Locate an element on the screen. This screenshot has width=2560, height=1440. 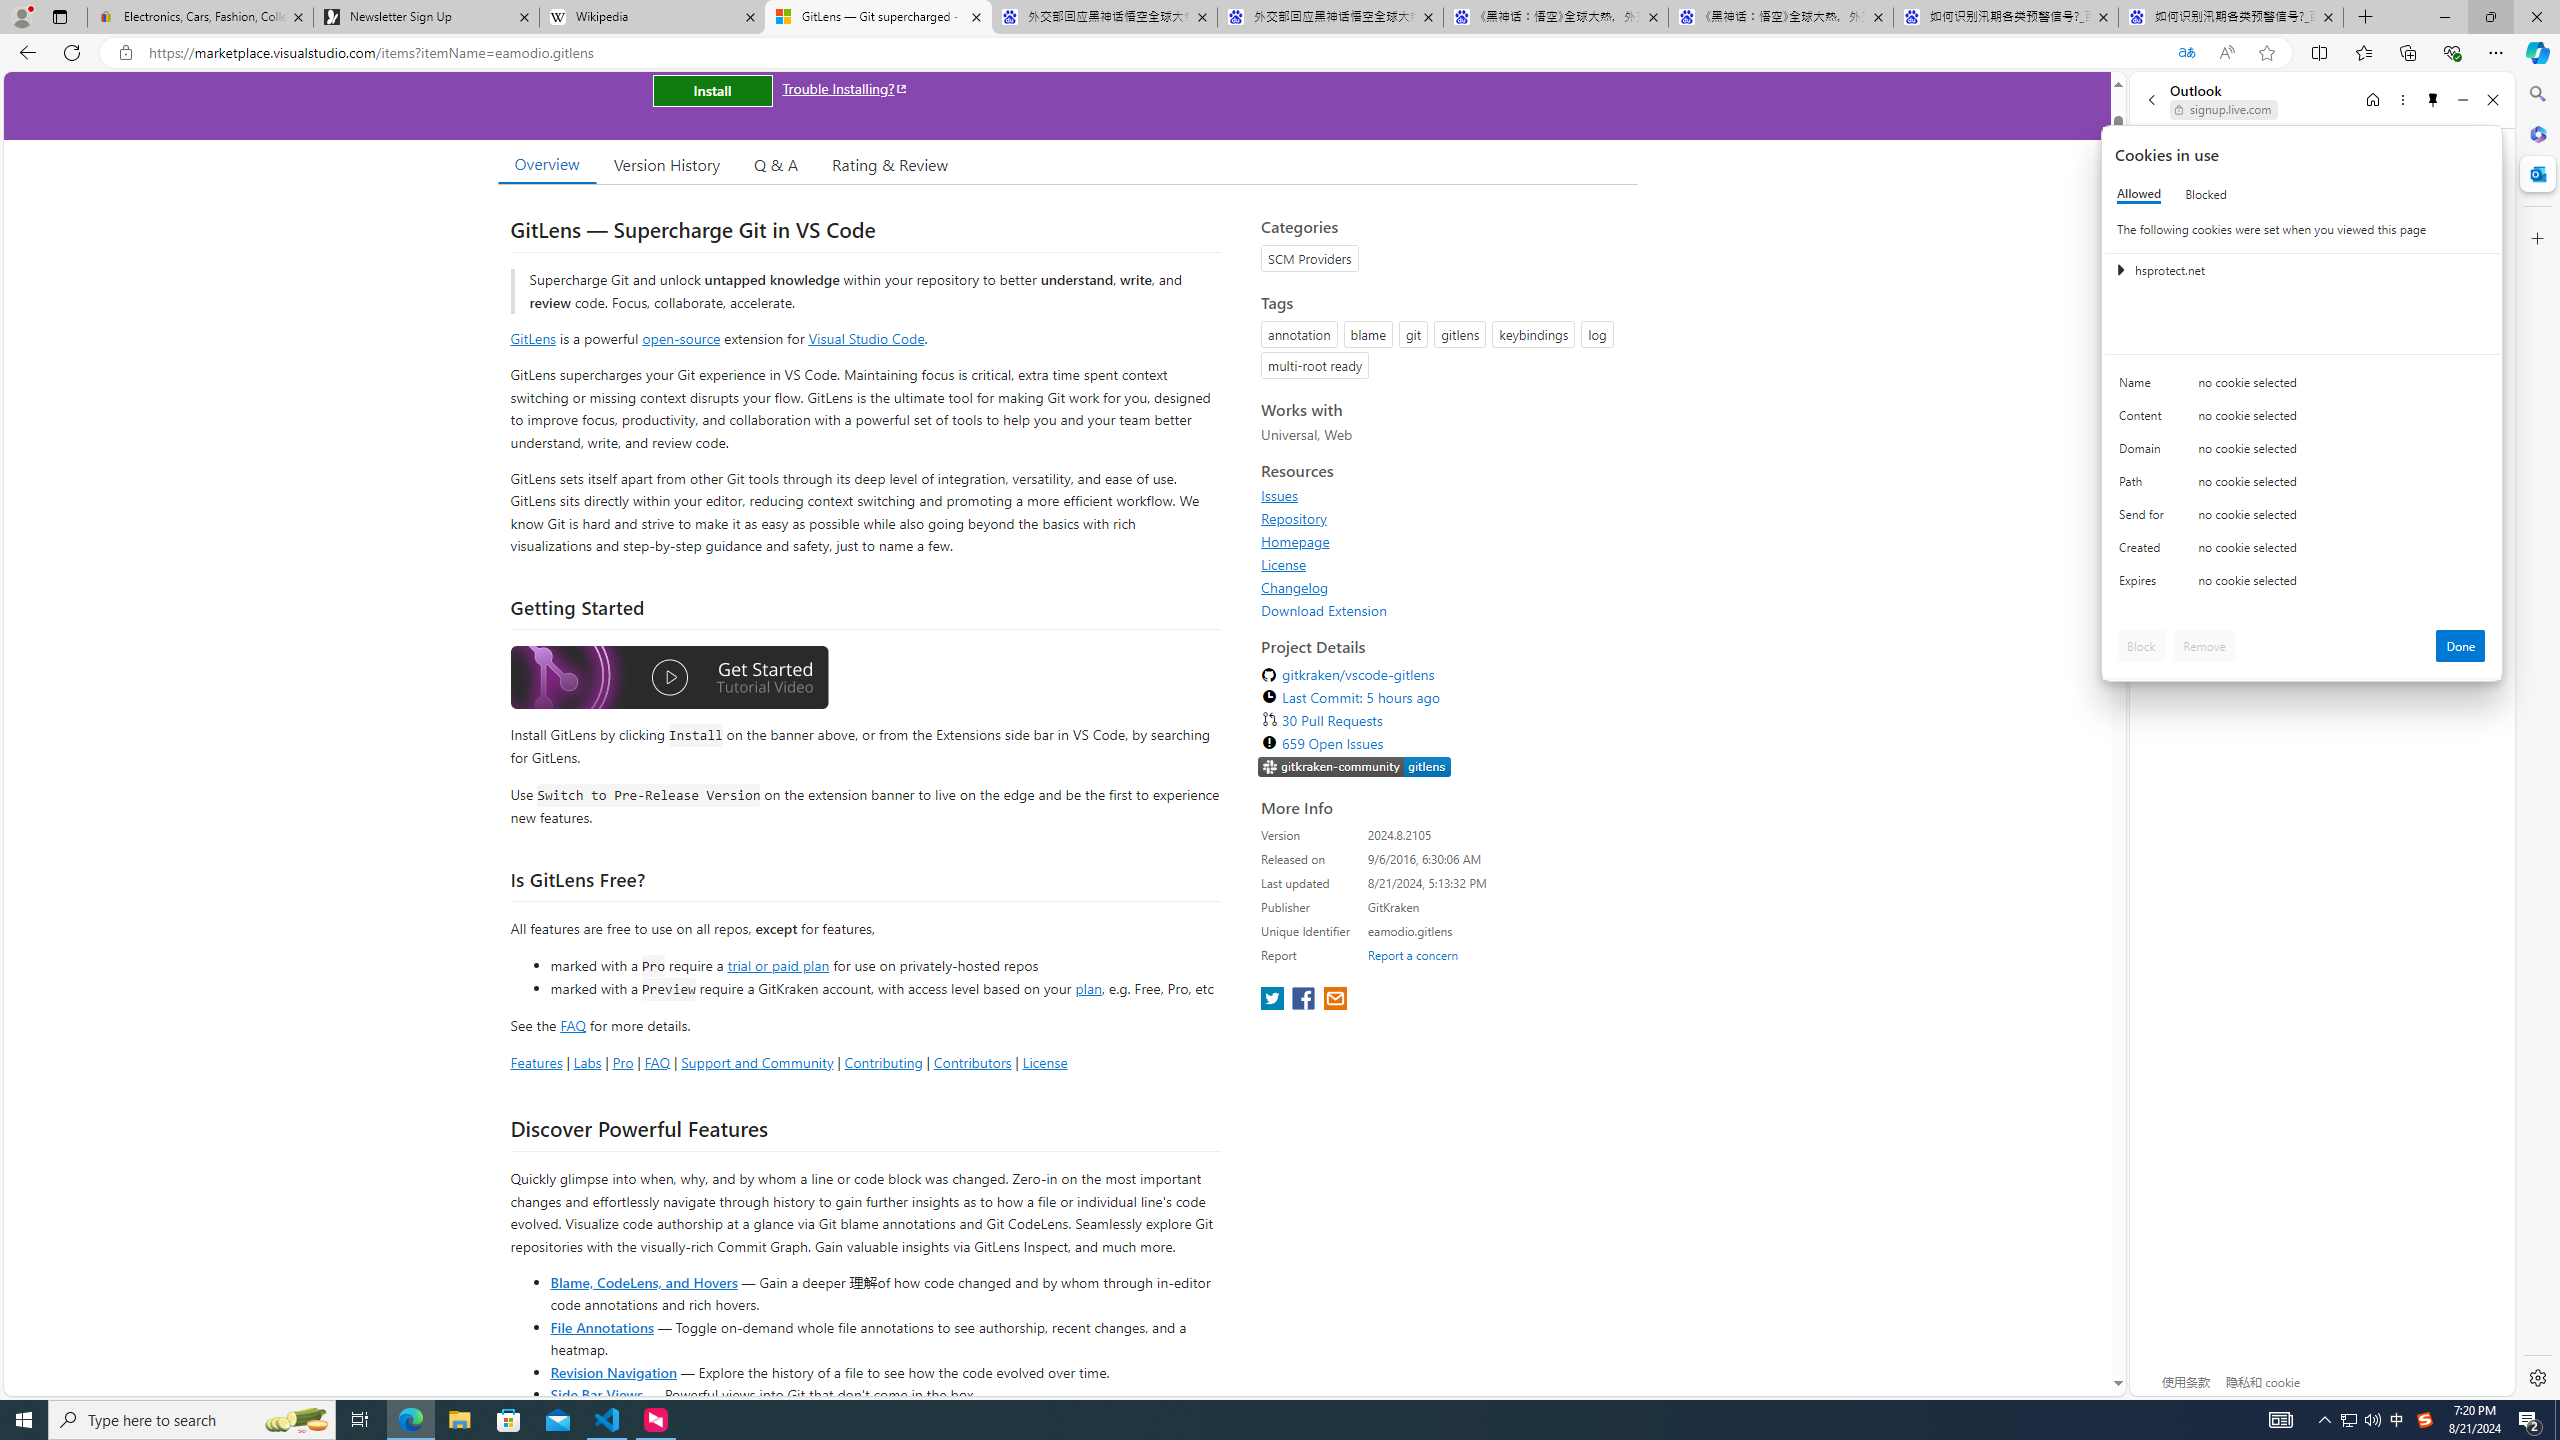
'Domain' is located at coordinates (2144, 452).